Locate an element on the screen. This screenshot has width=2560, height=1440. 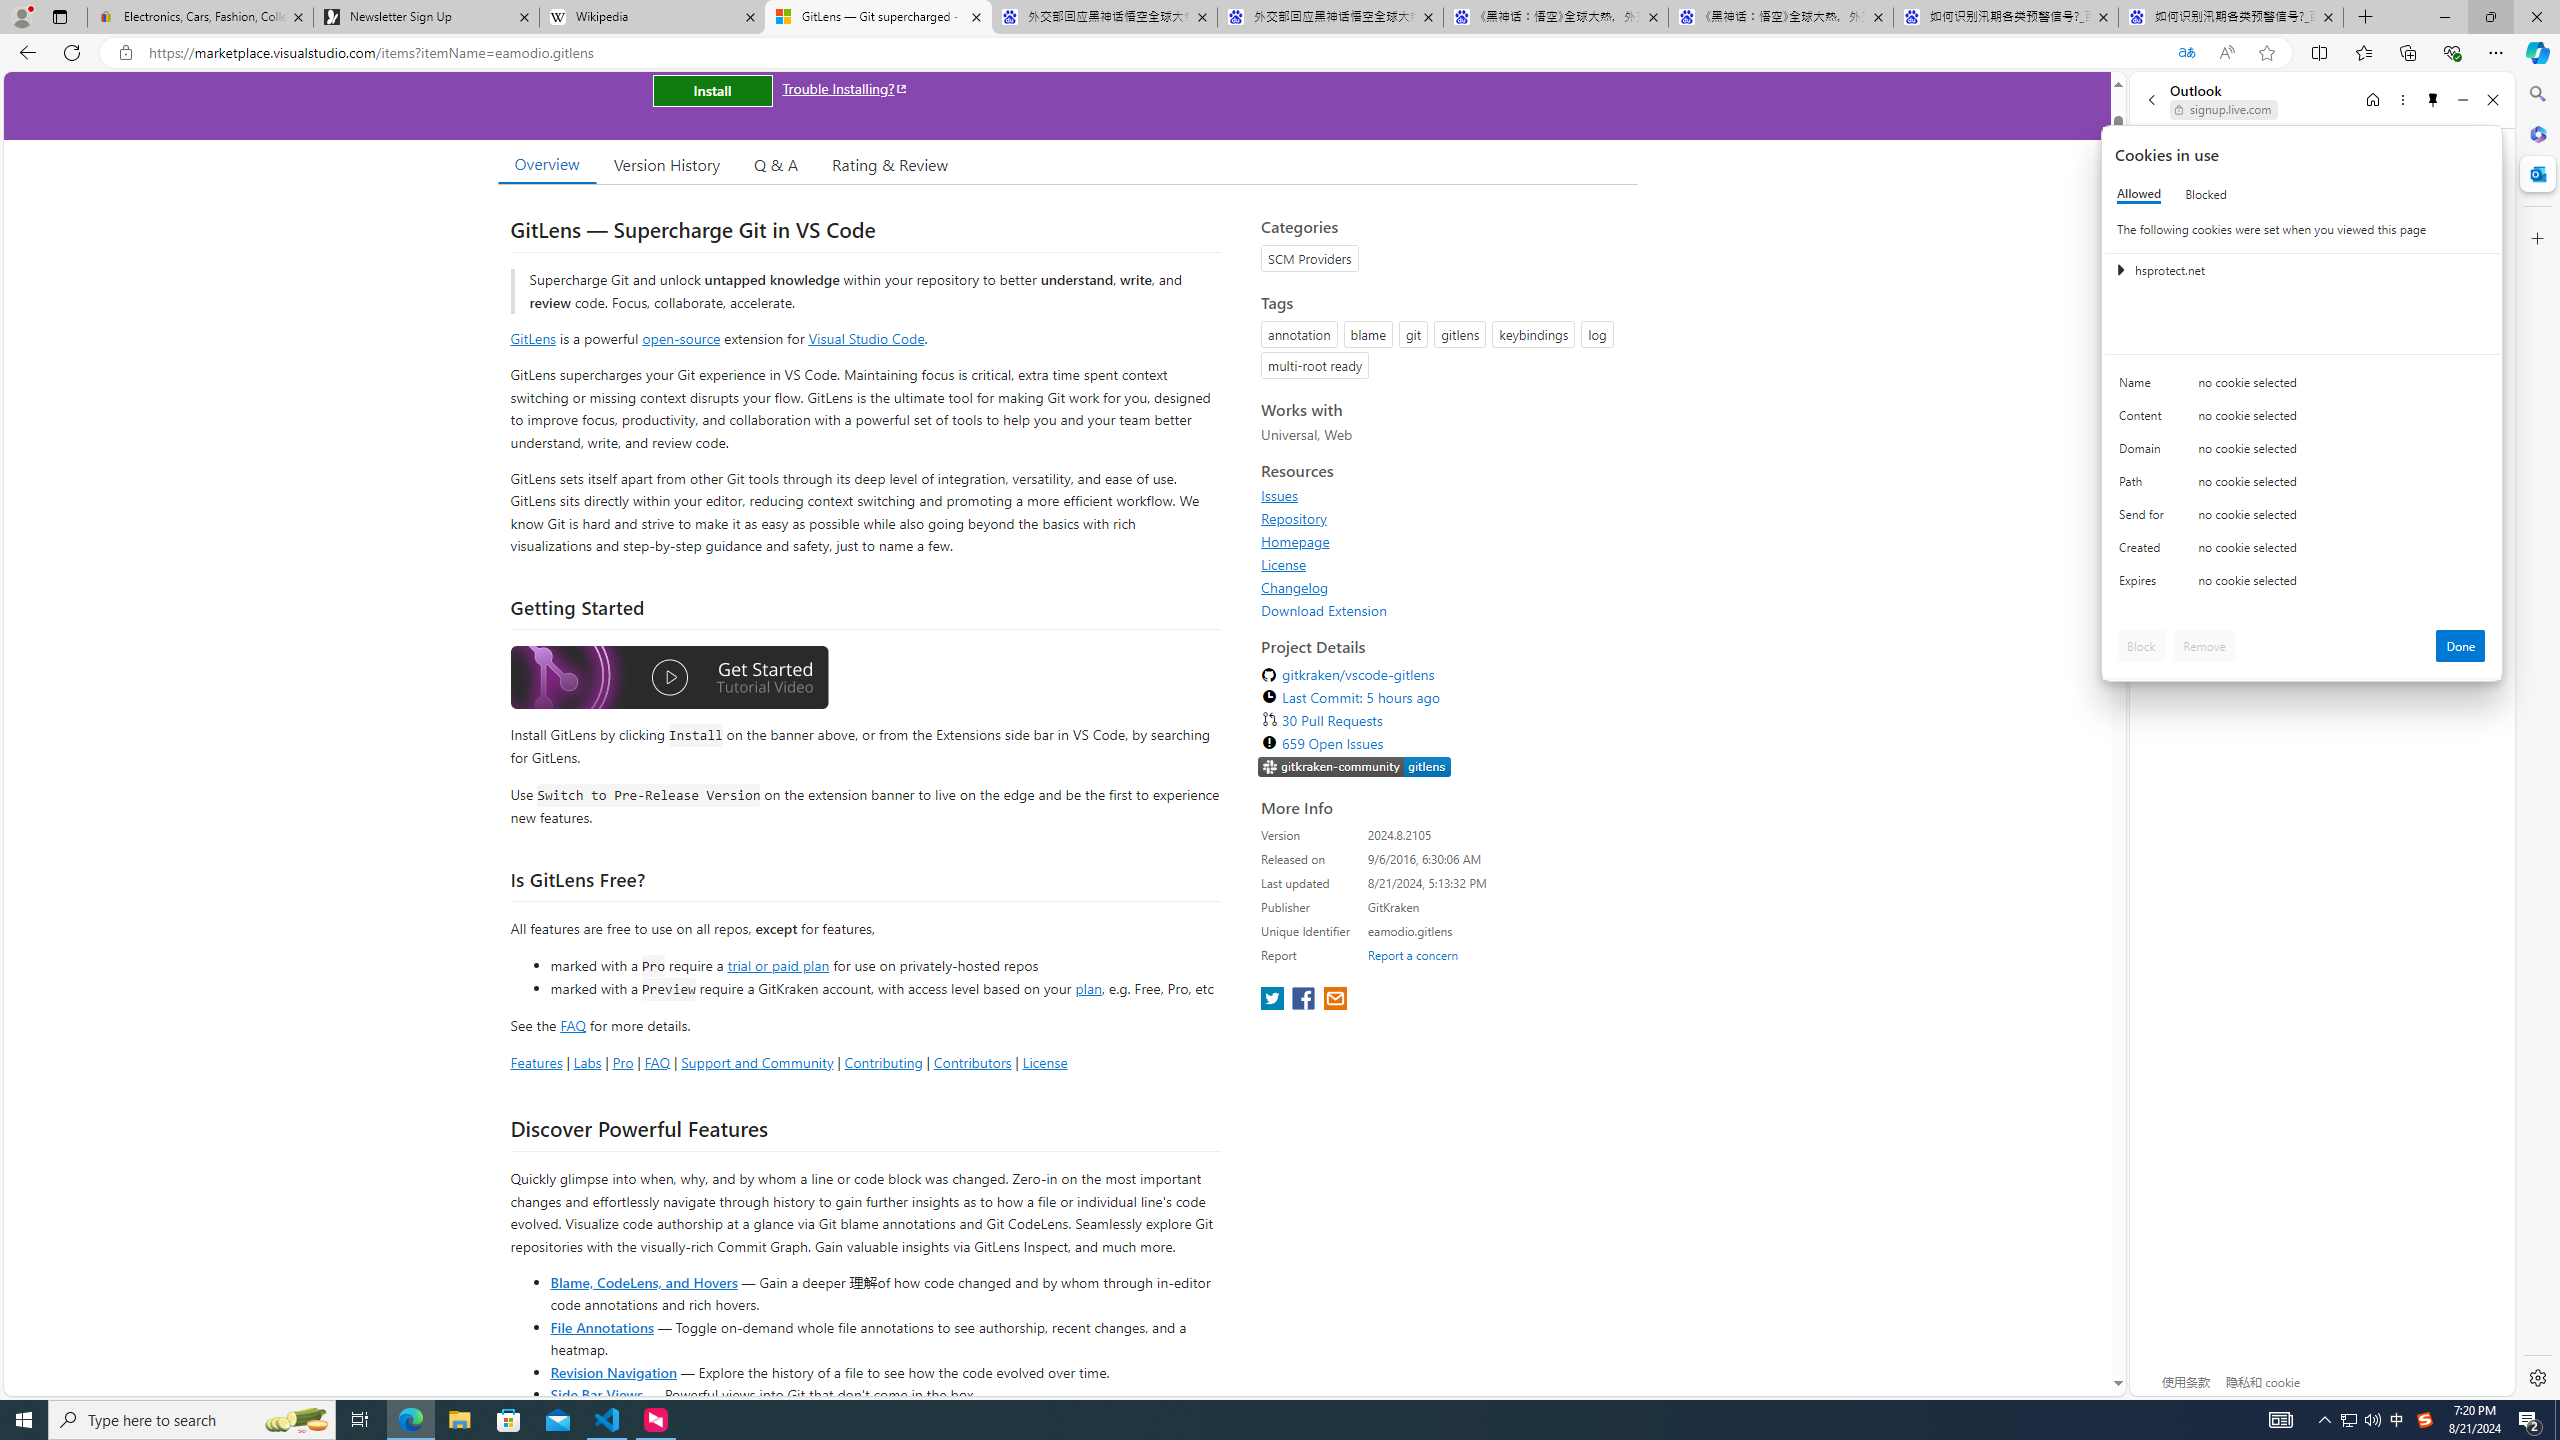
'Domain' is located at coordinates (2144, 452).